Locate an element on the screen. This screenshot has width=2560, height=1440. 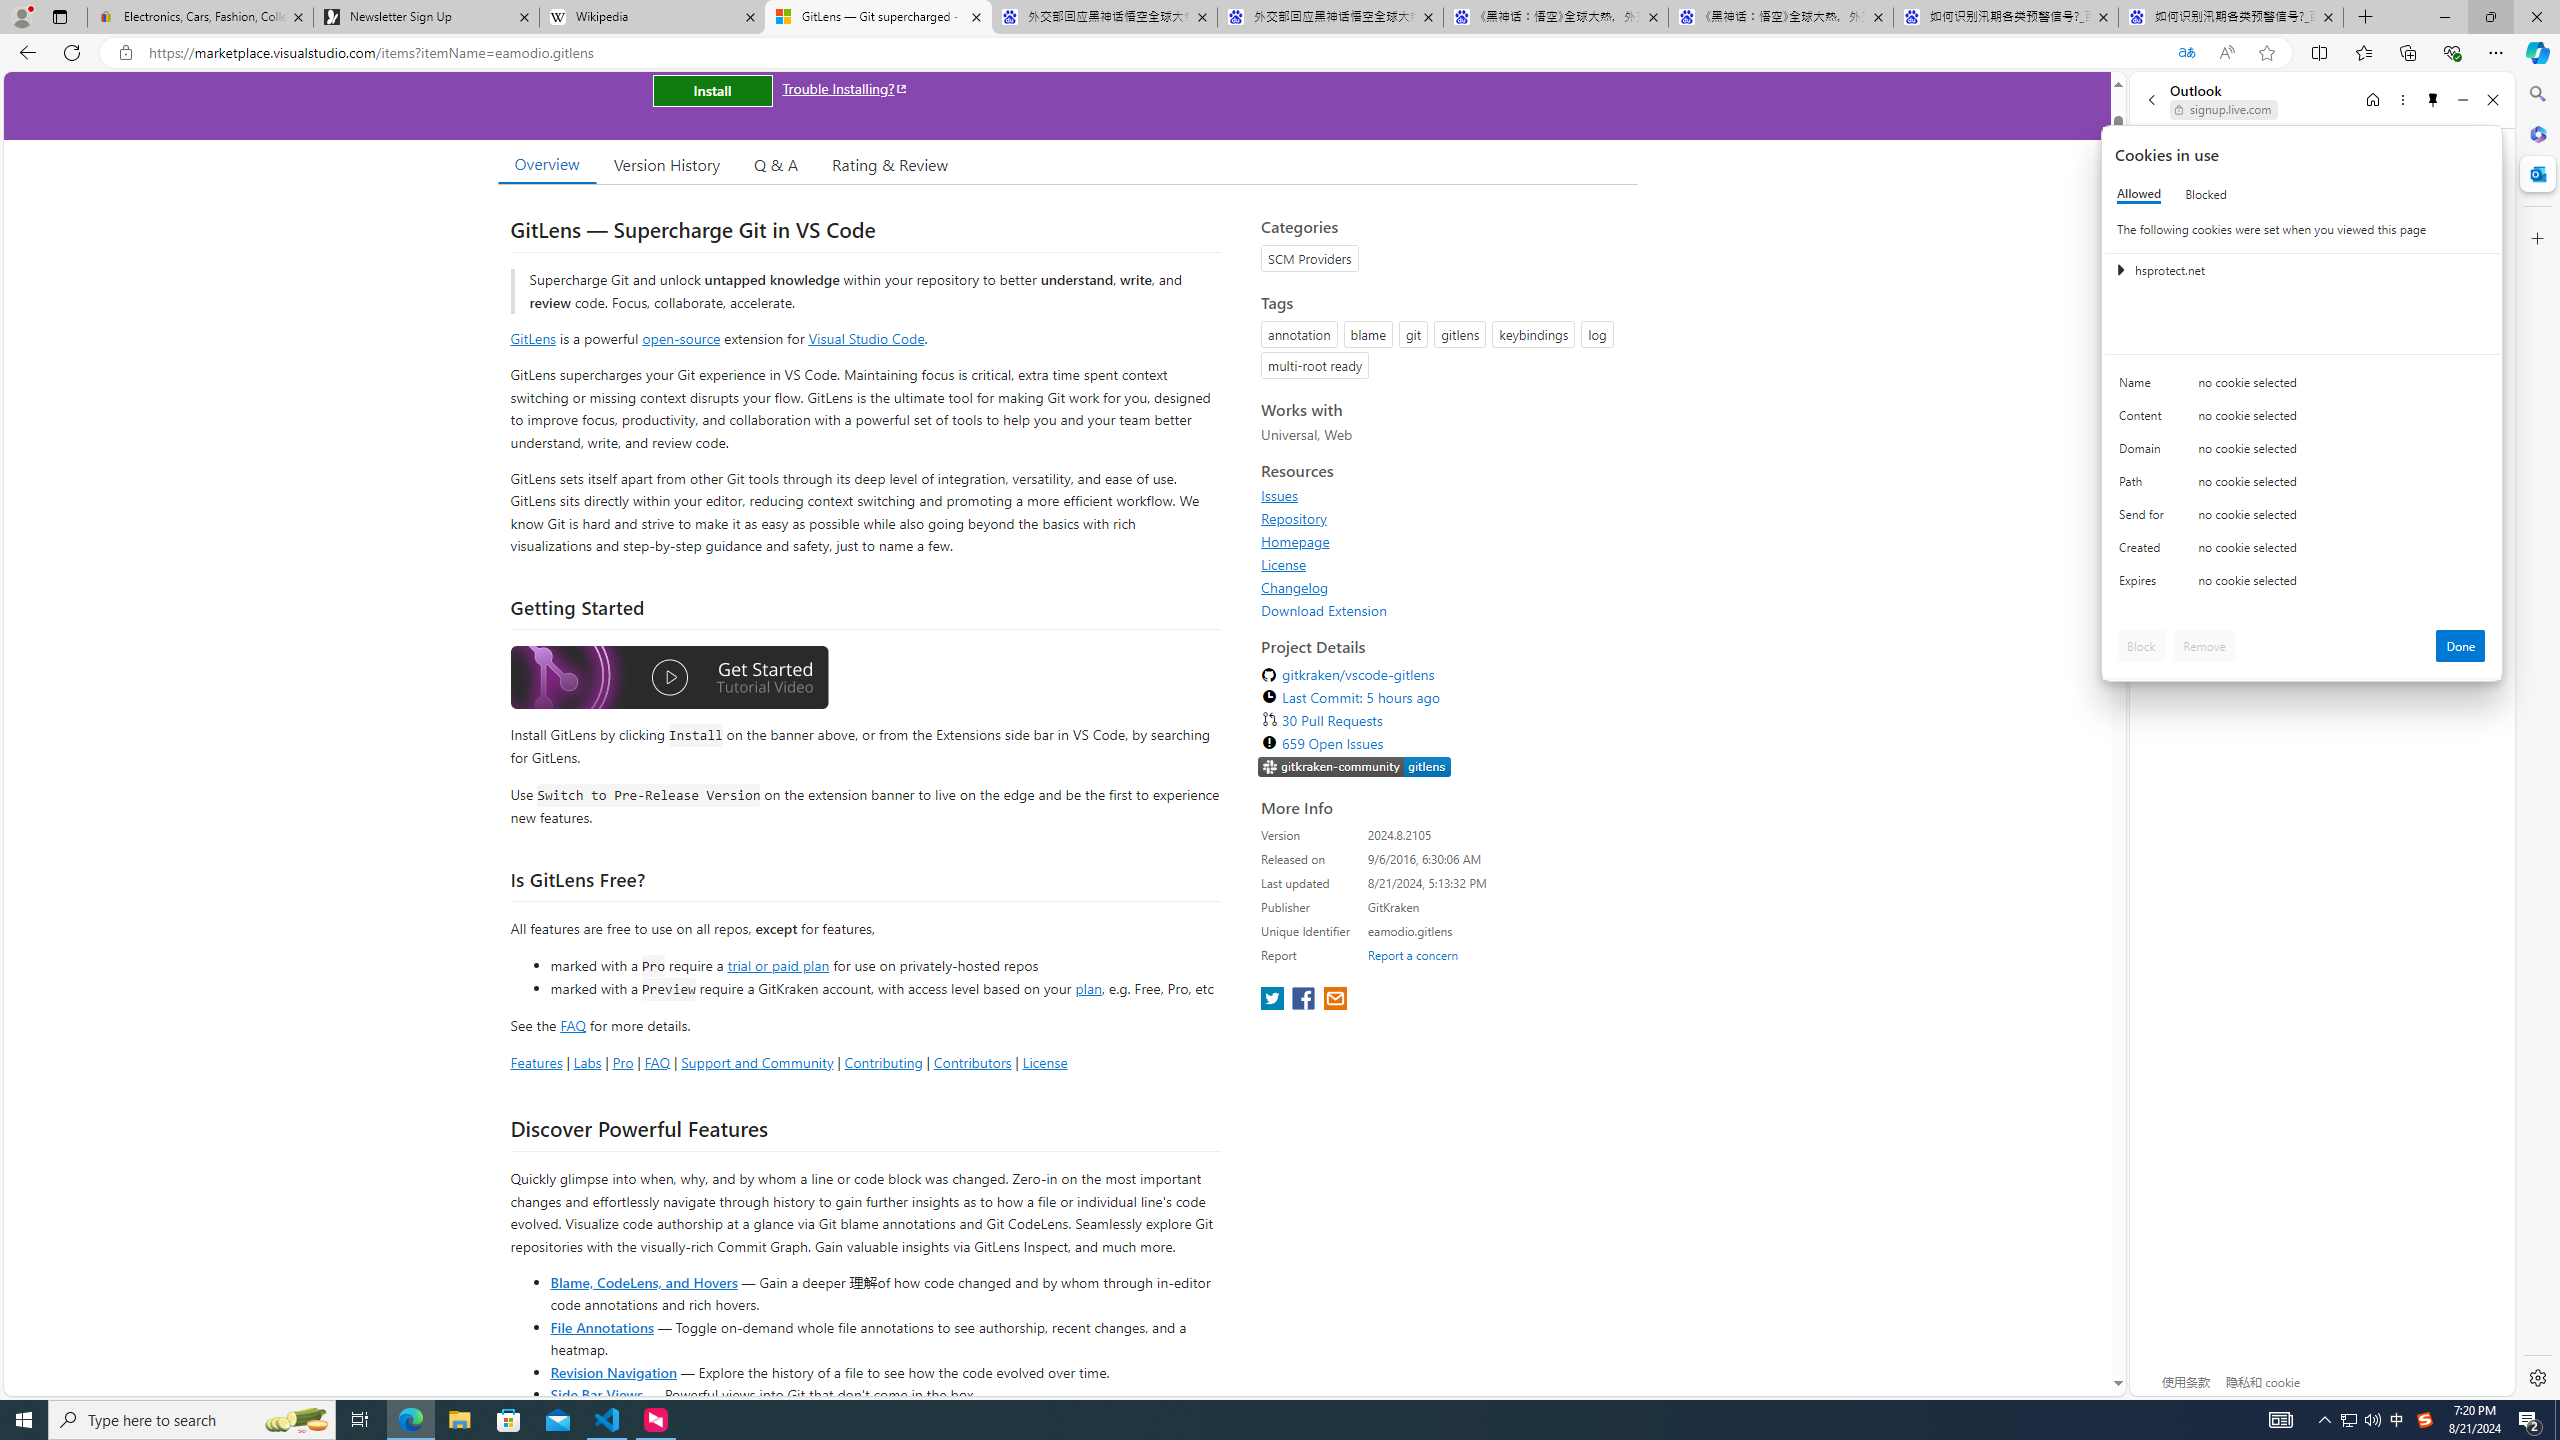
'Domain' is located at coordinates (2144, 452).